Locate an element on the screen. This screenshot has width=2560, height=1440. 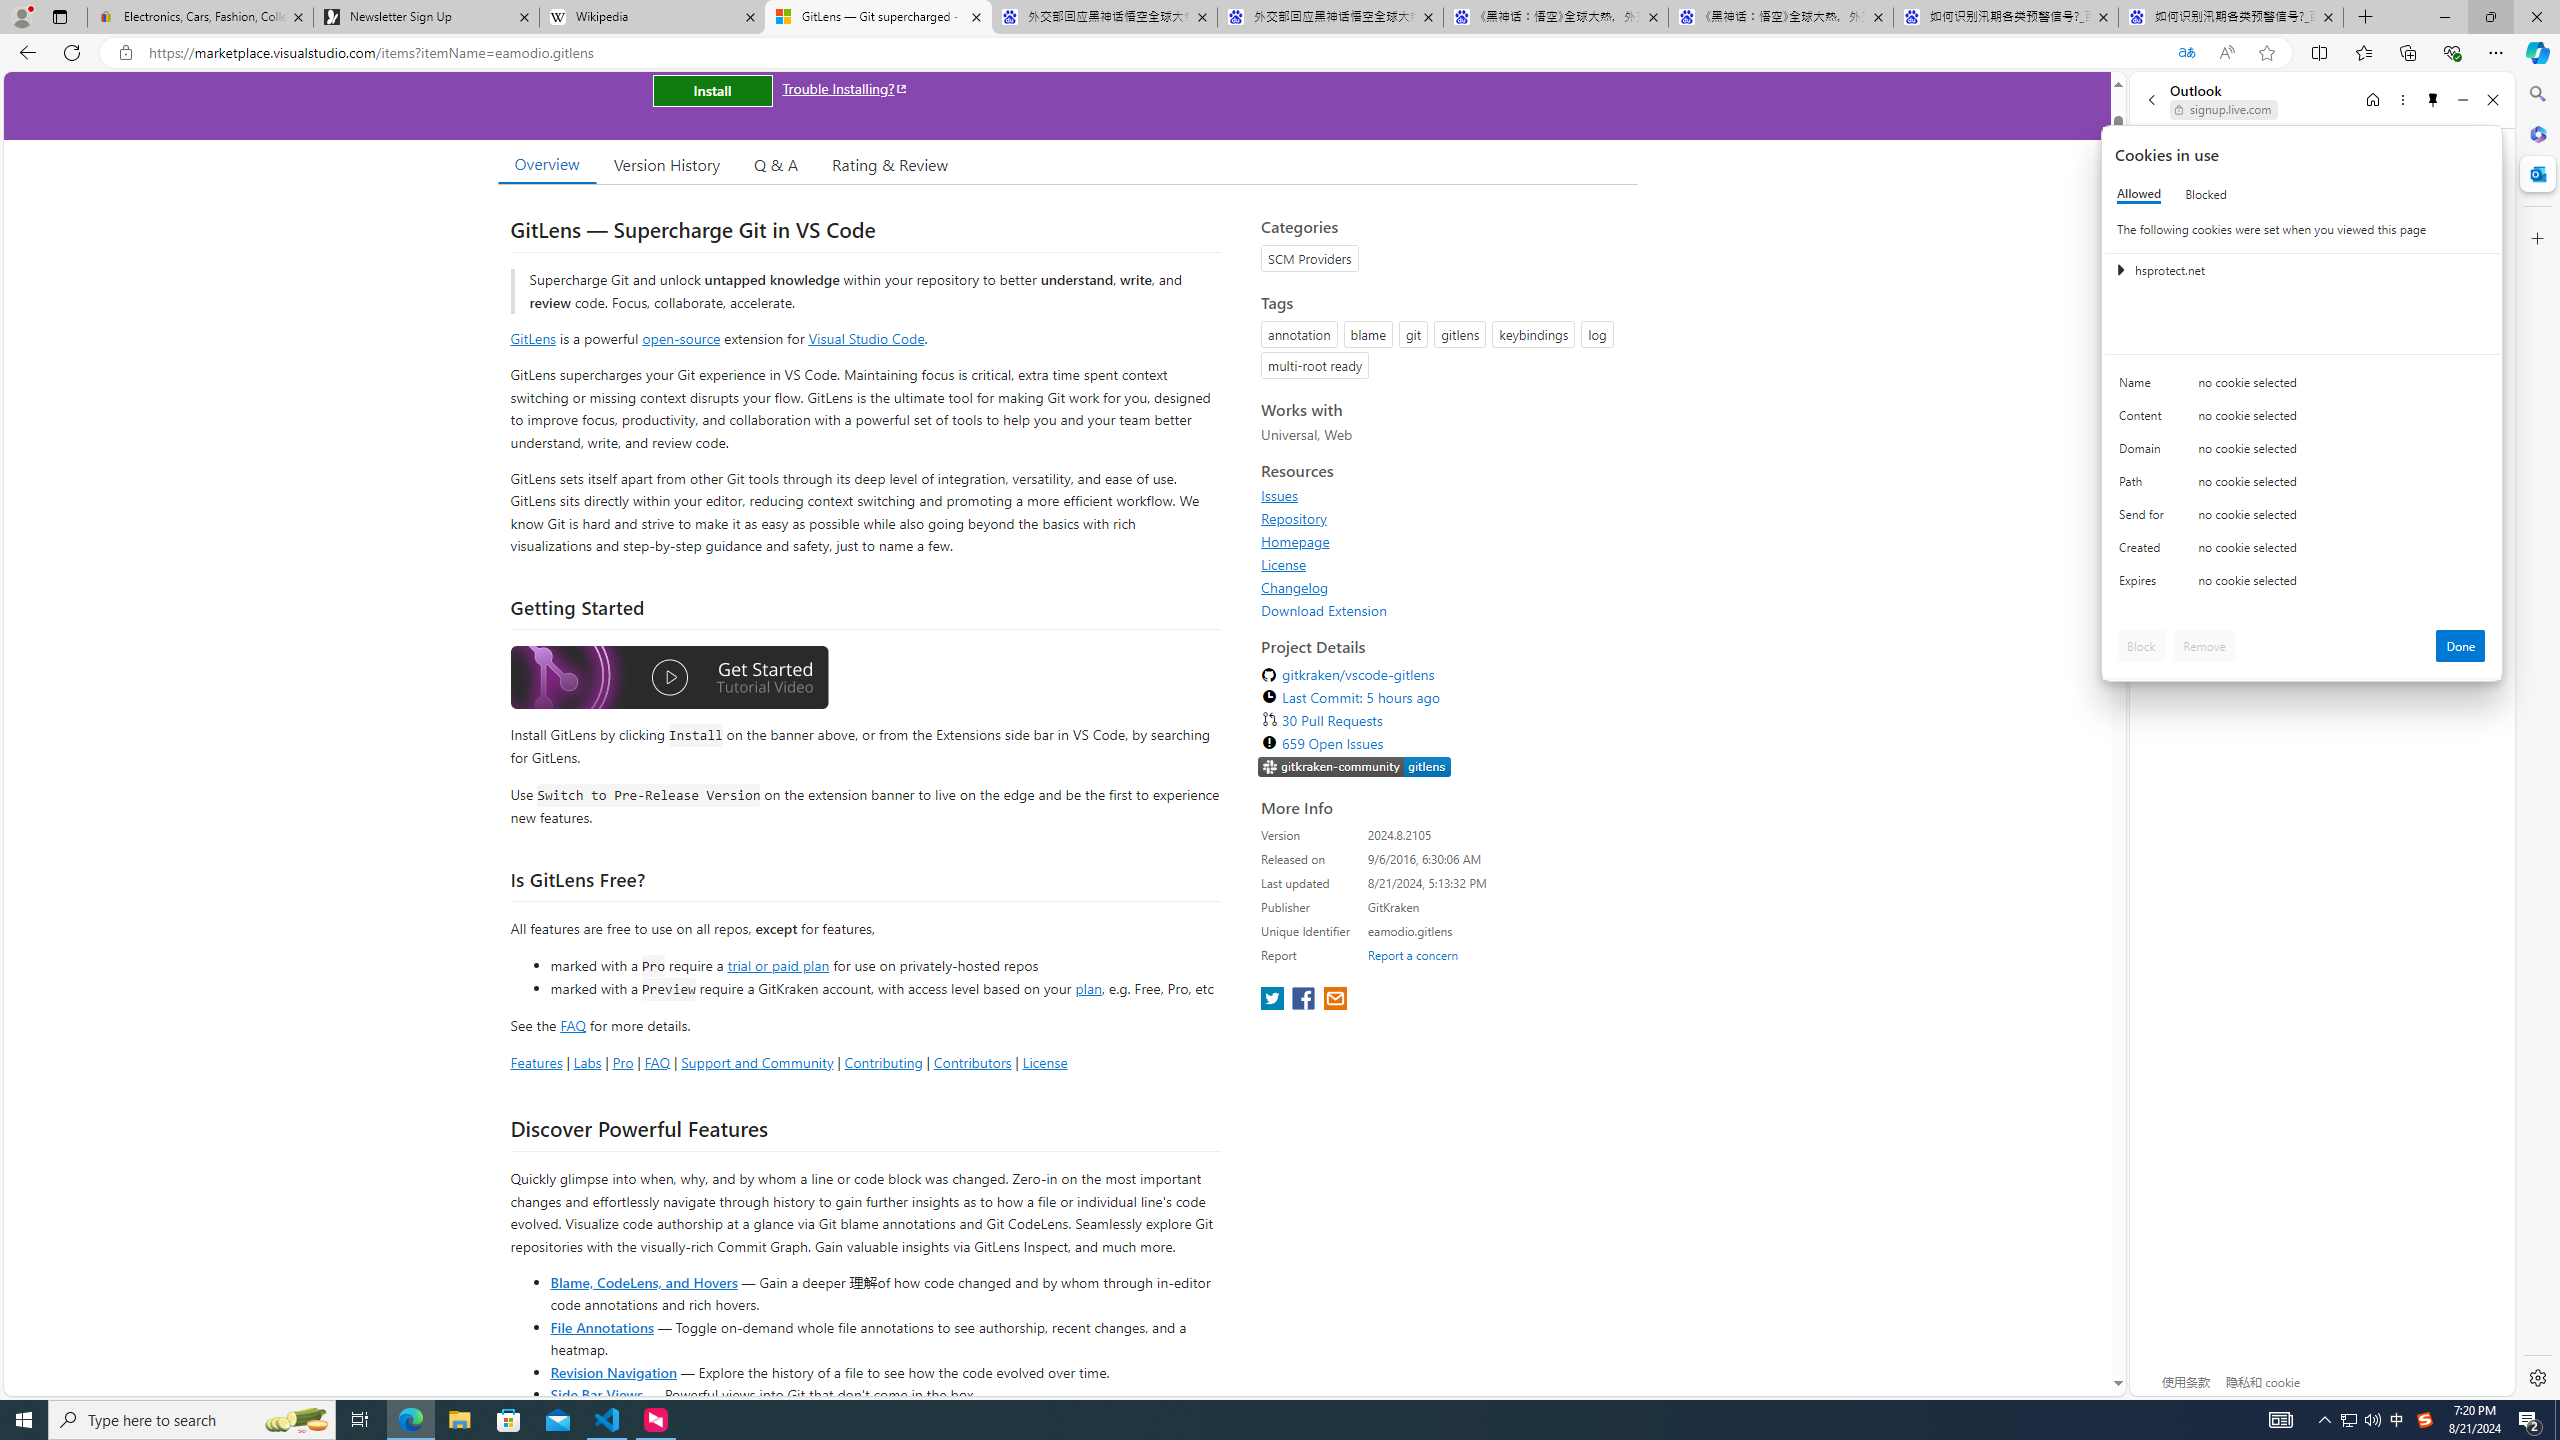
'Domain' is located at coordinates (2144, 452).